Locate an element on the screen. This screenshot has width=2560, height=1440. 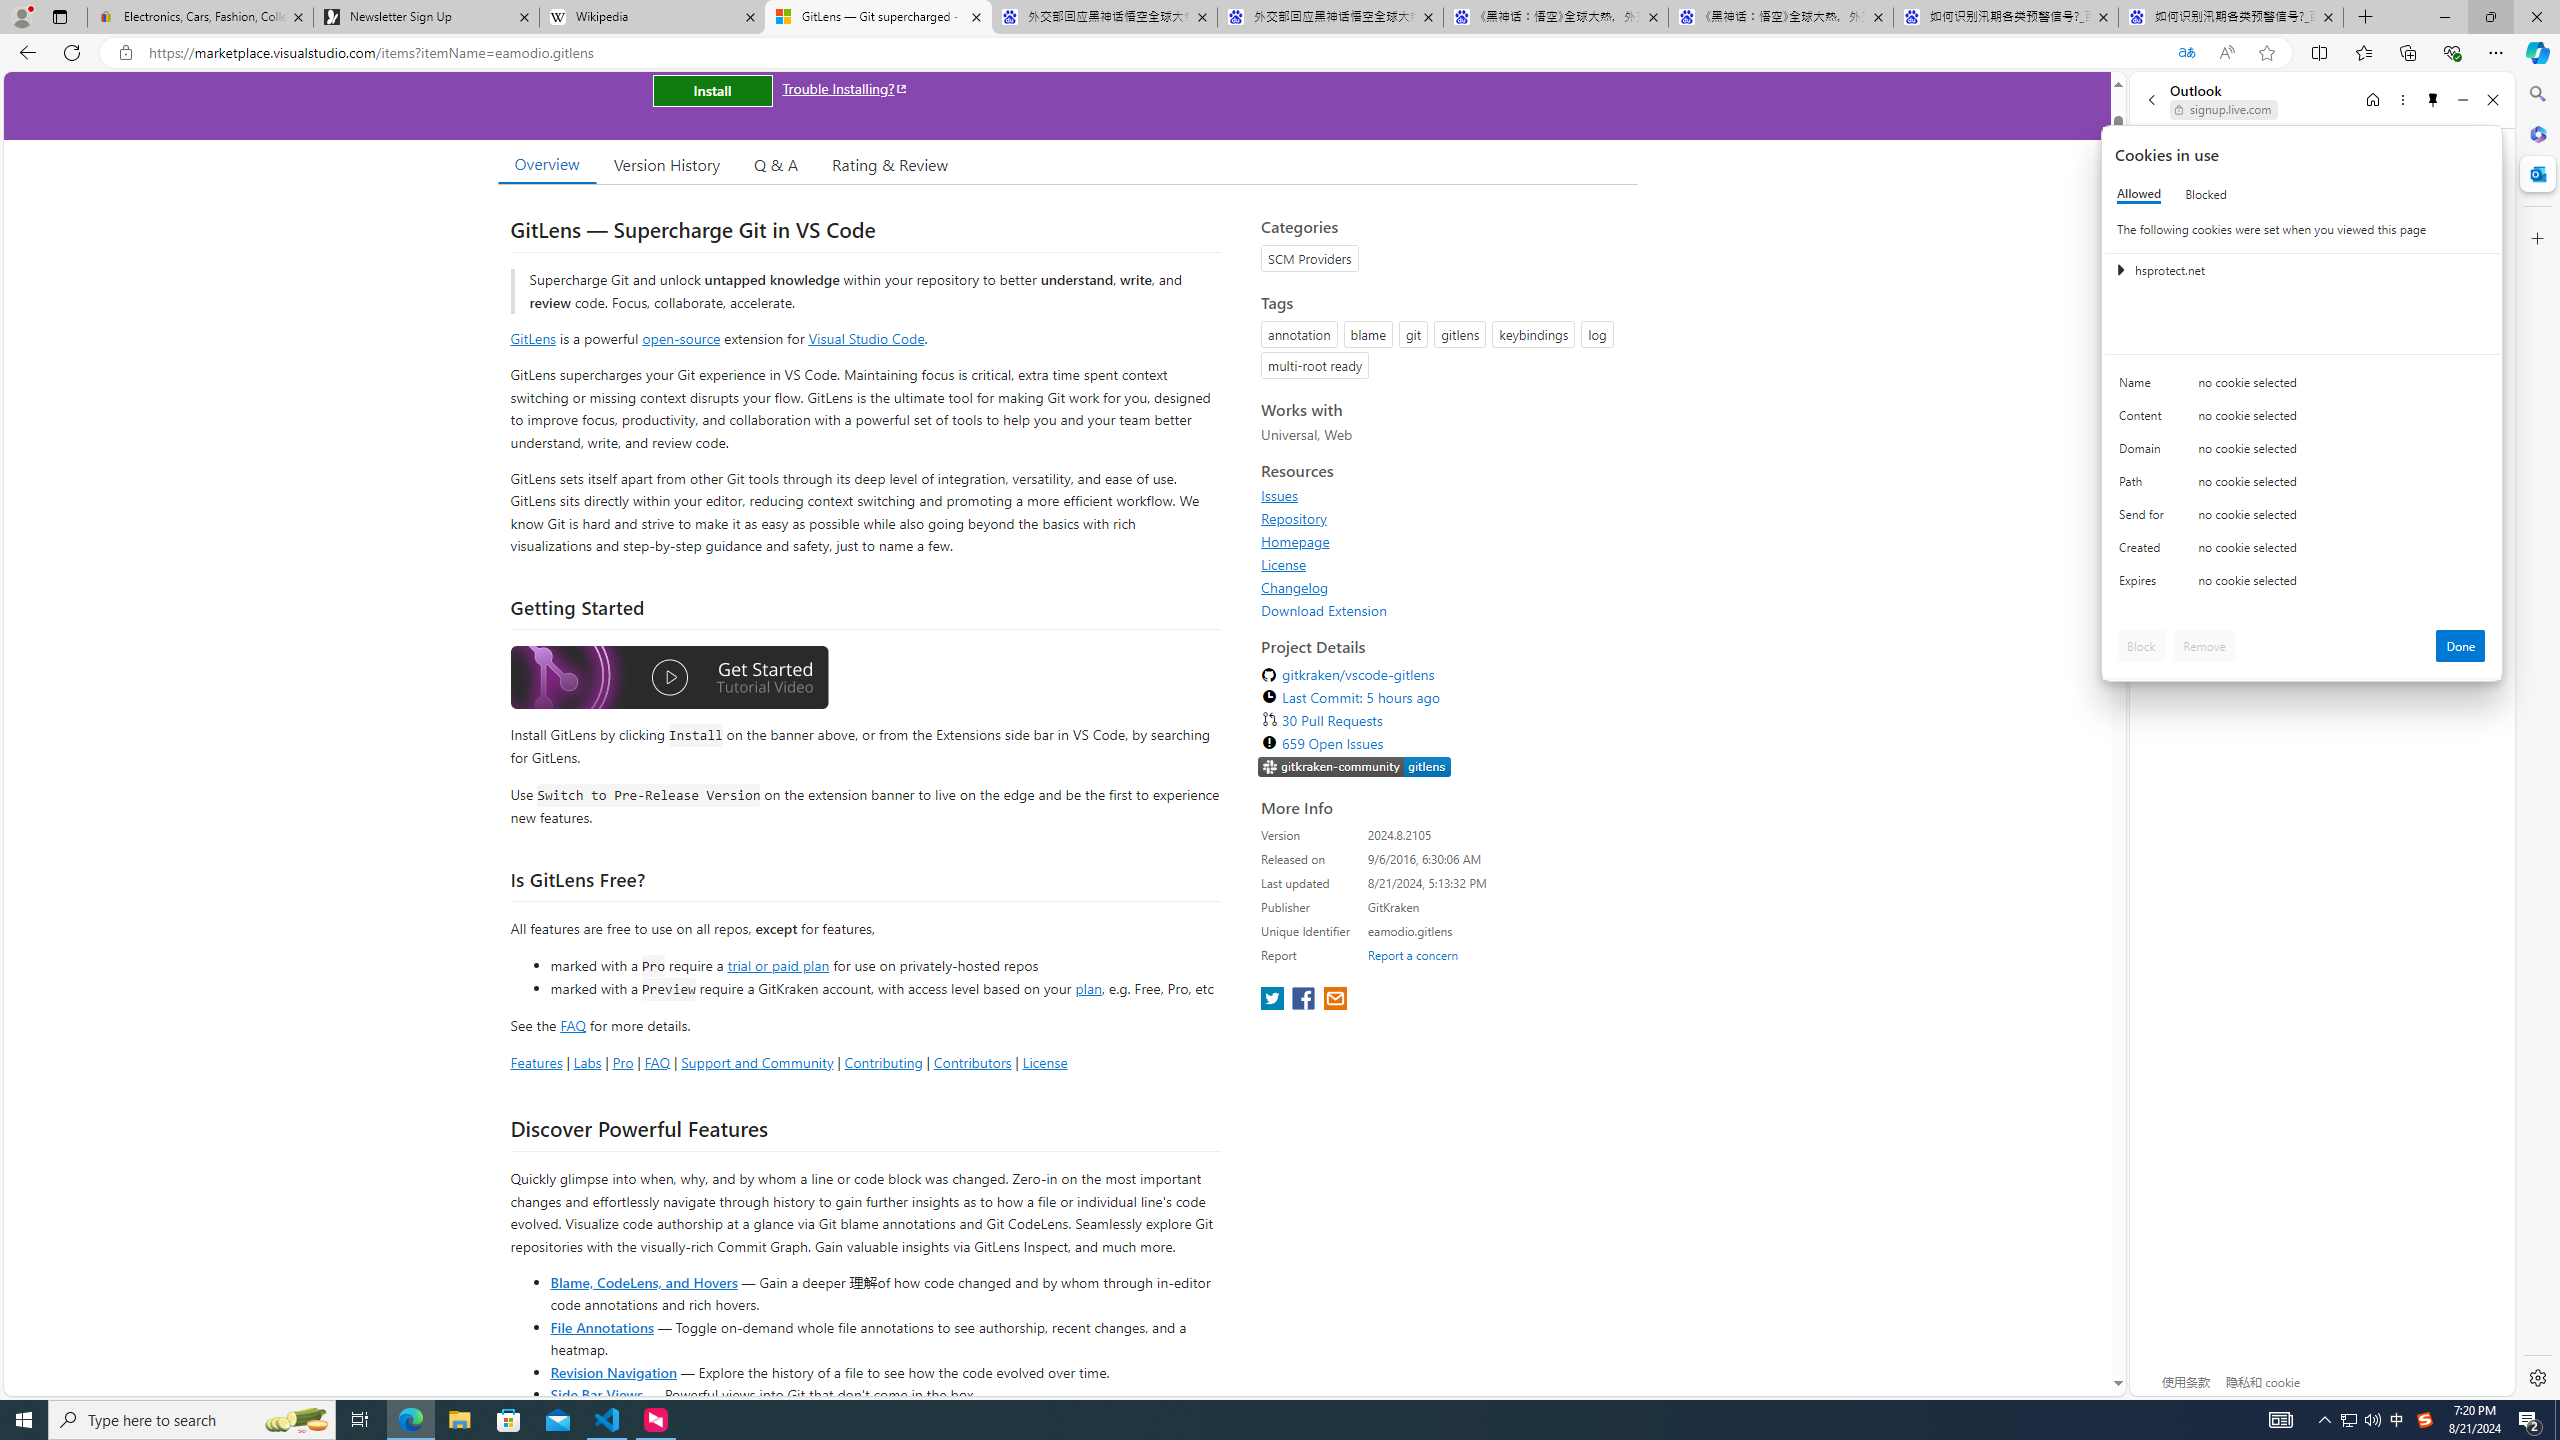
'Domain' is located at coordinates (2144, 452).